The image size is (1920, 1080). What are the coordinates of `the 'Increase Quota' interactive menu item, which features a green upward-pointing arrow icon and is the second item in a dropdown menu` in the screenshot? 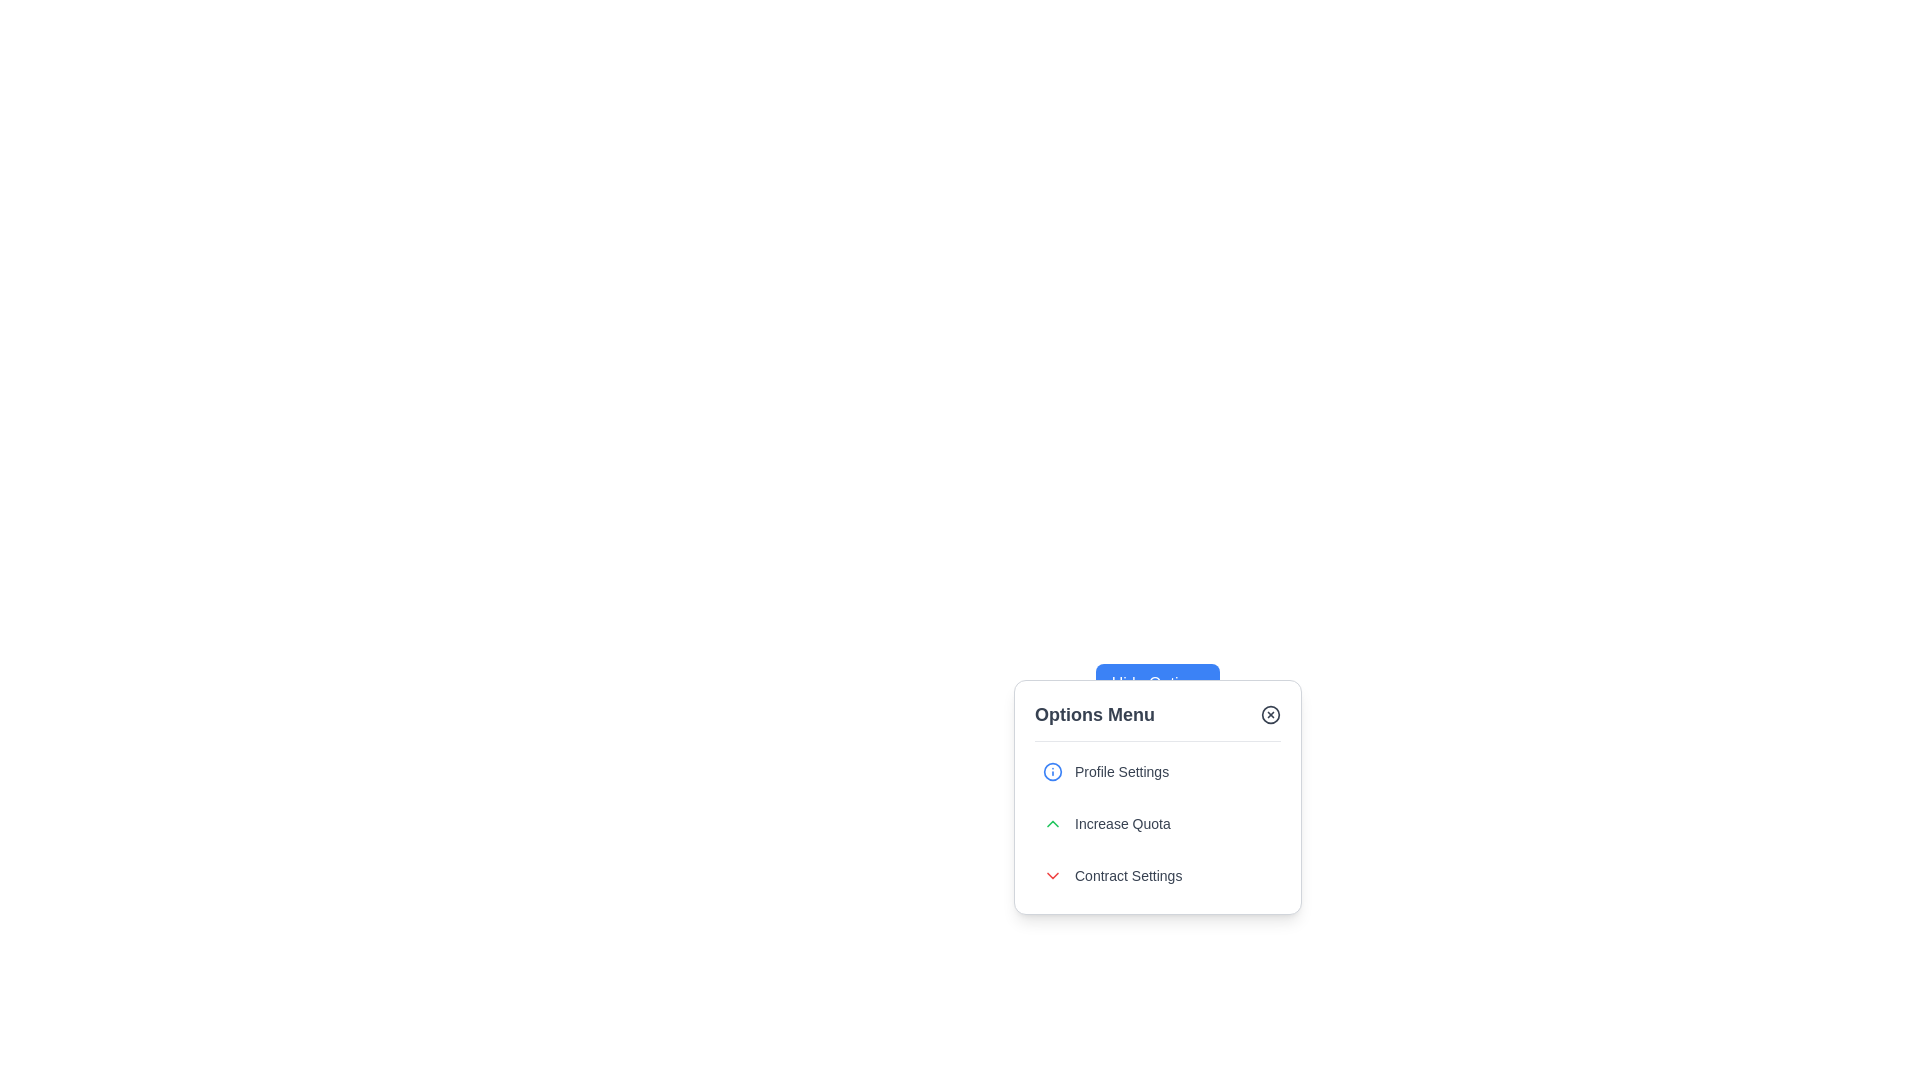 It's located at (1157, 824).